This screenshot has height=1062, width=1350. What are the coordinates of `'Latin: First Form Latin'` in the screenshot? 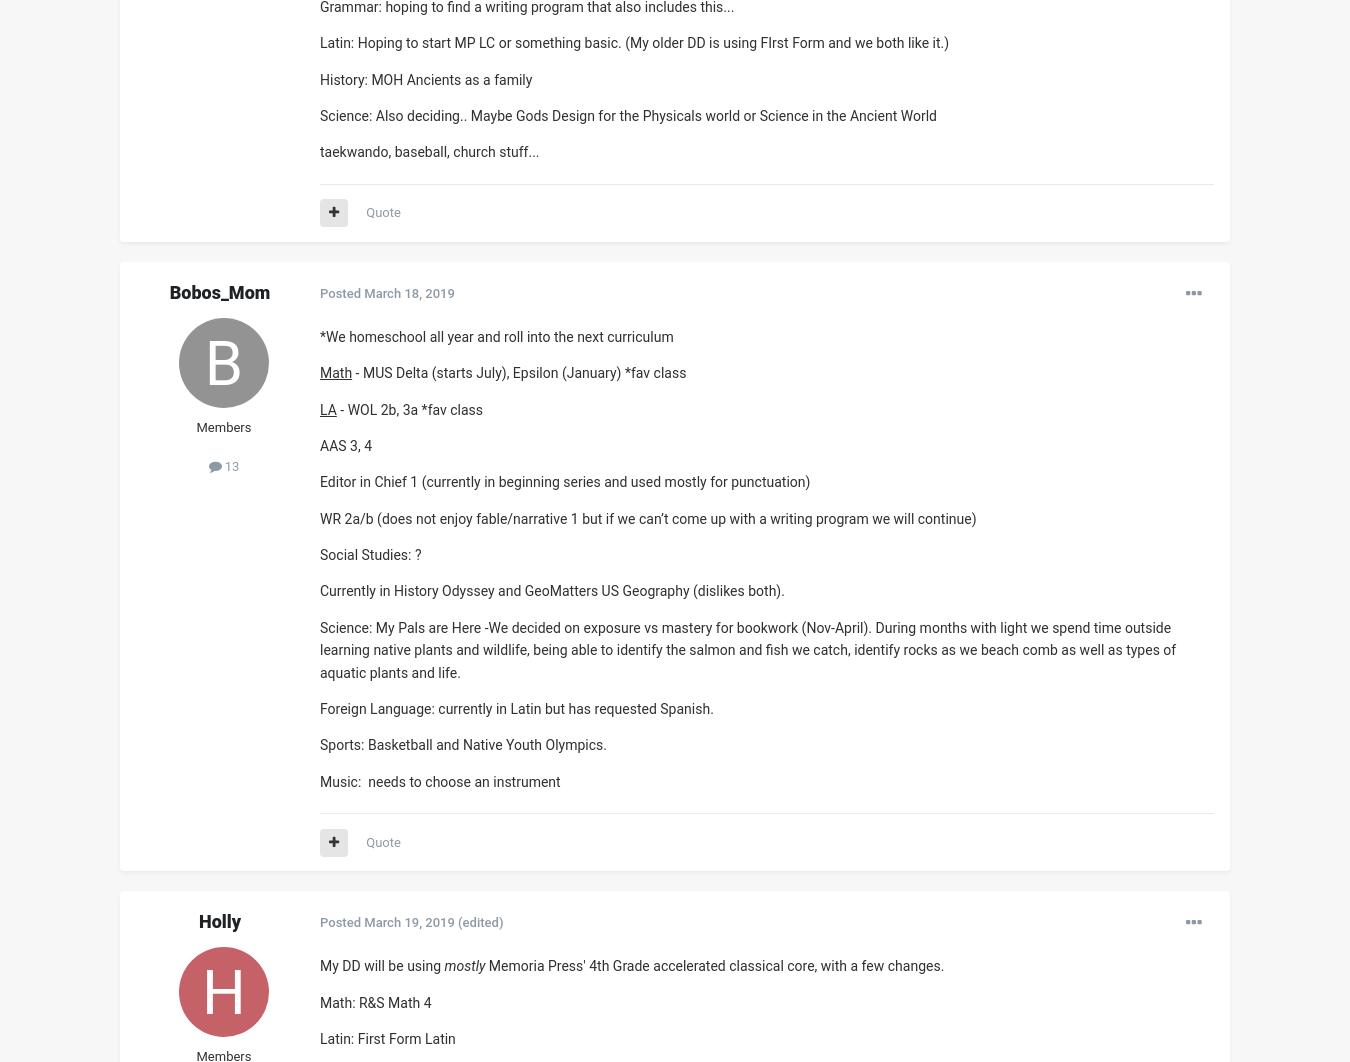 It's located at (387, 1036).